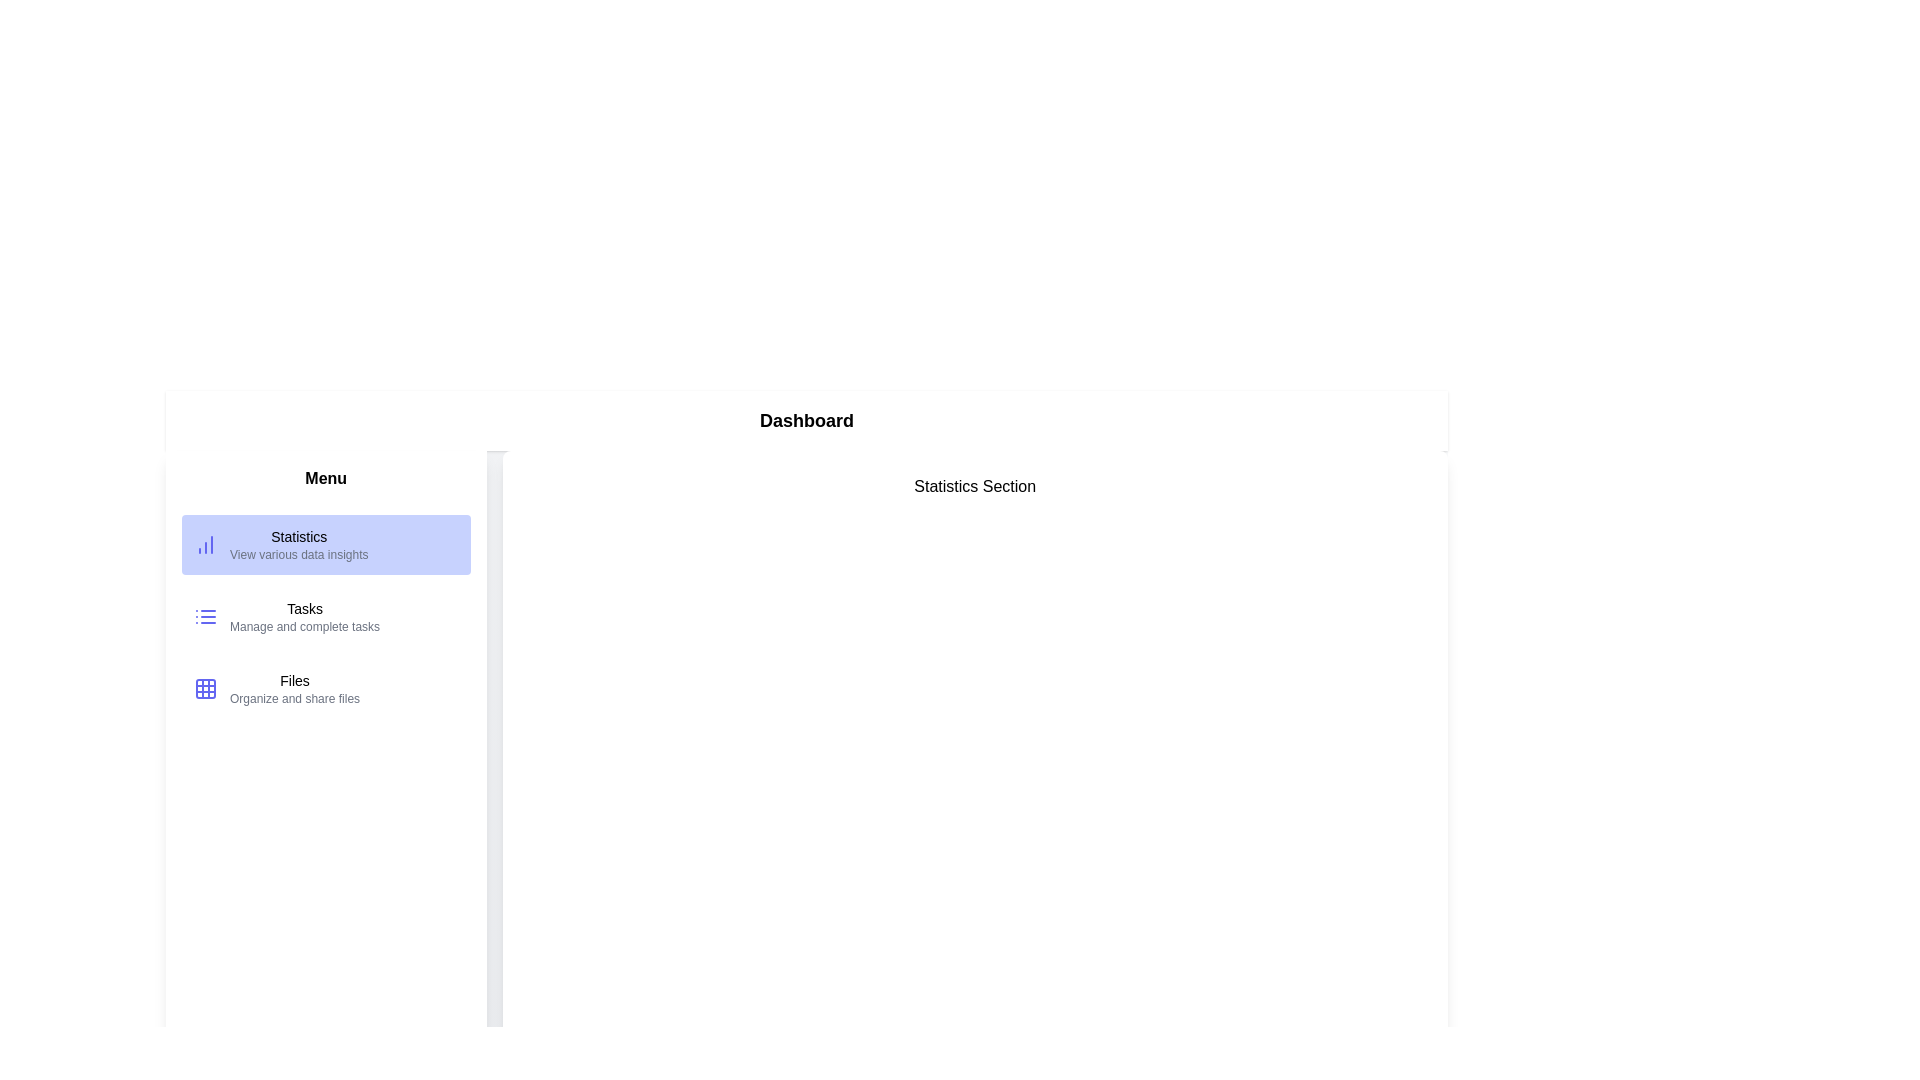 The image size is (1920, 1080). What do you see at coordinates (326, 544) in the screenshot?
I see `the menu tab labeled Statistics to view its details` at bounding box center [326, 544].